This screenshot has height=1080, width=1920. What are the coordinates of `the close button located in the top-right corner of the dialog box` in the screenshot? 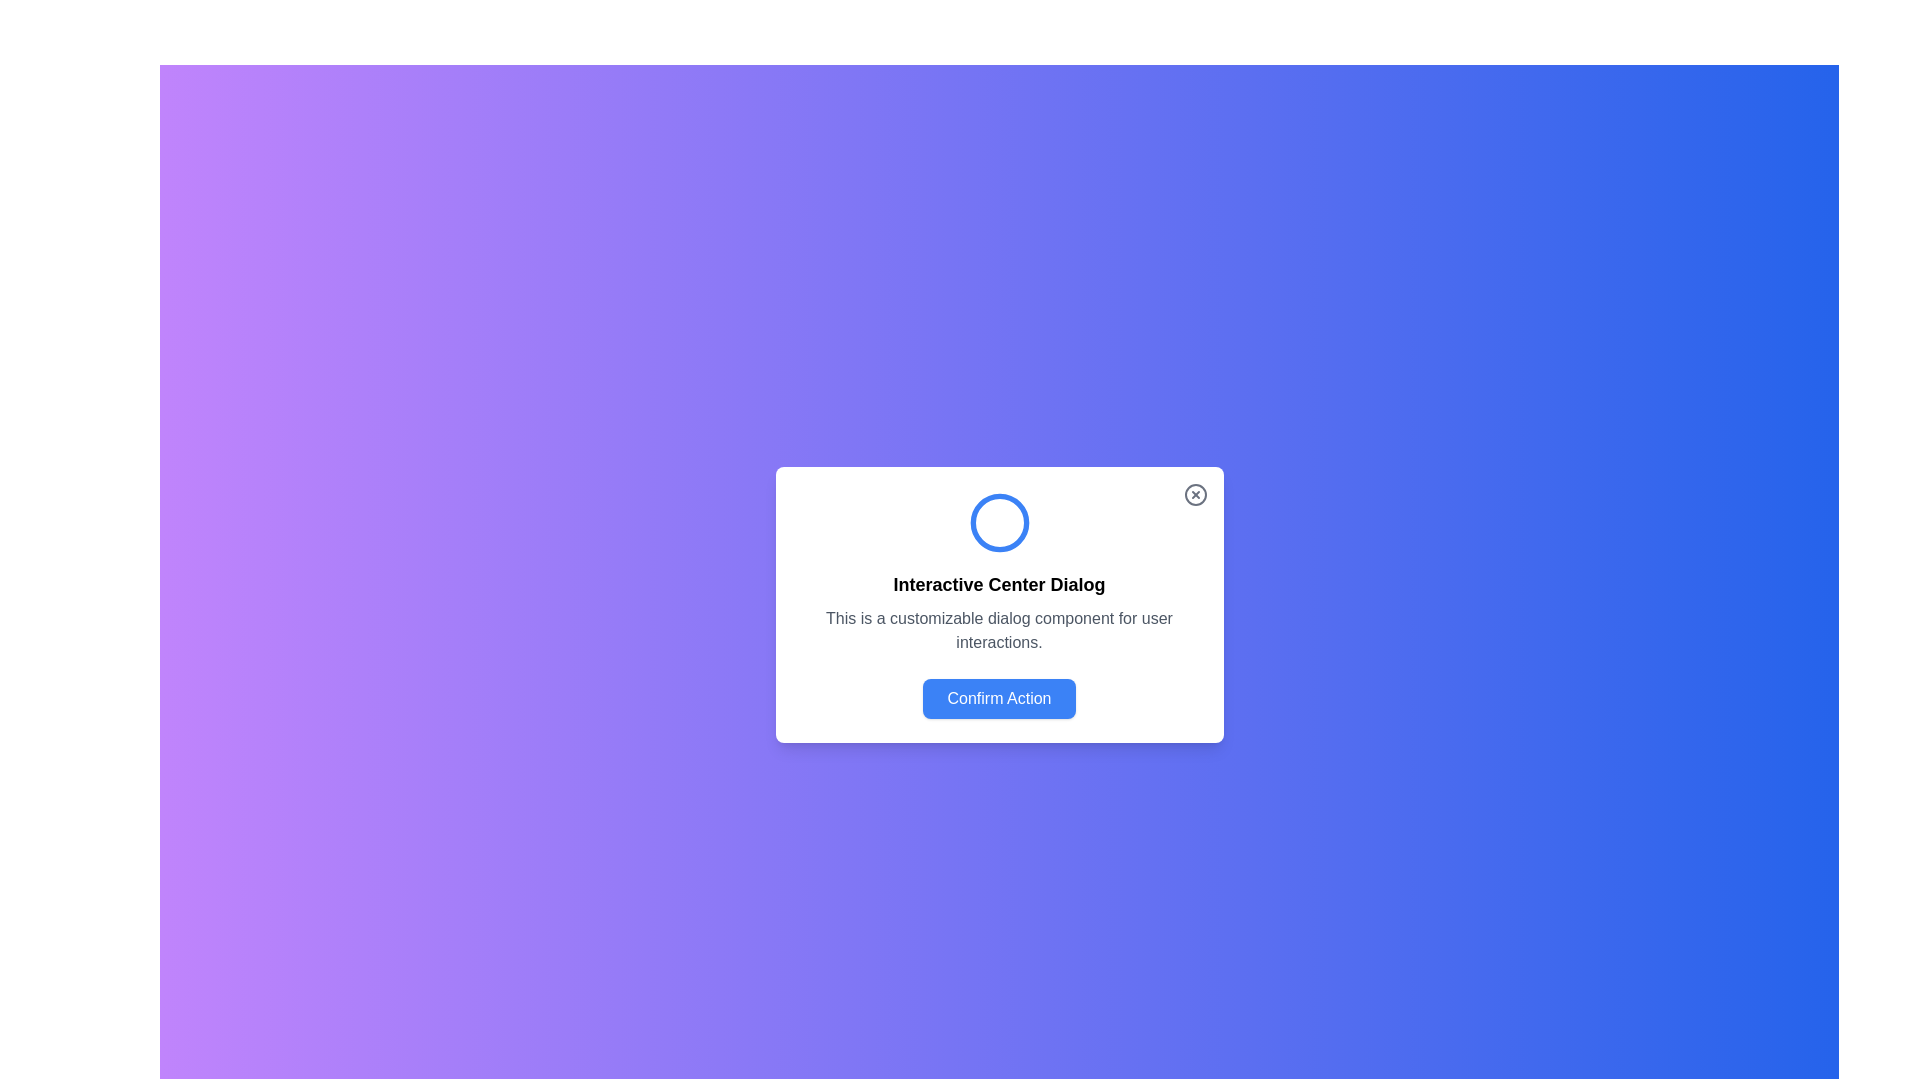 It's located at (1195, 494).